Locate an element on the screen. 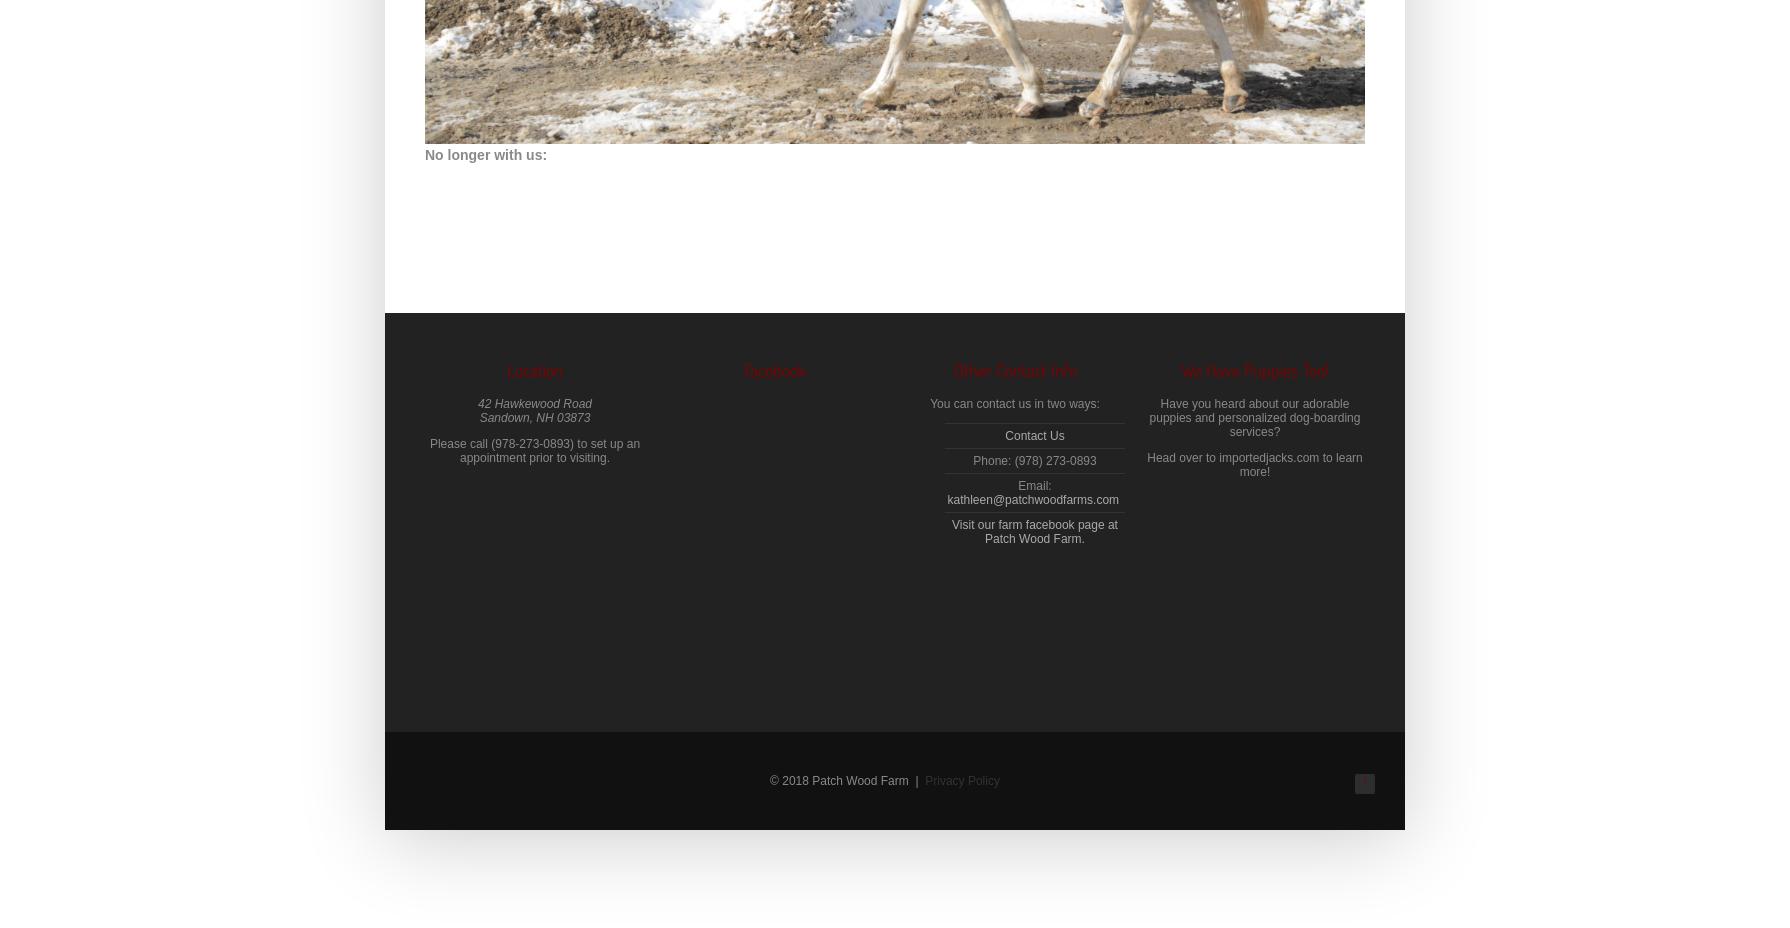 This screenshot has width=1790, height=928. '© 2018 Patch Wood Farm  |' is located at coordinates (769, 780).